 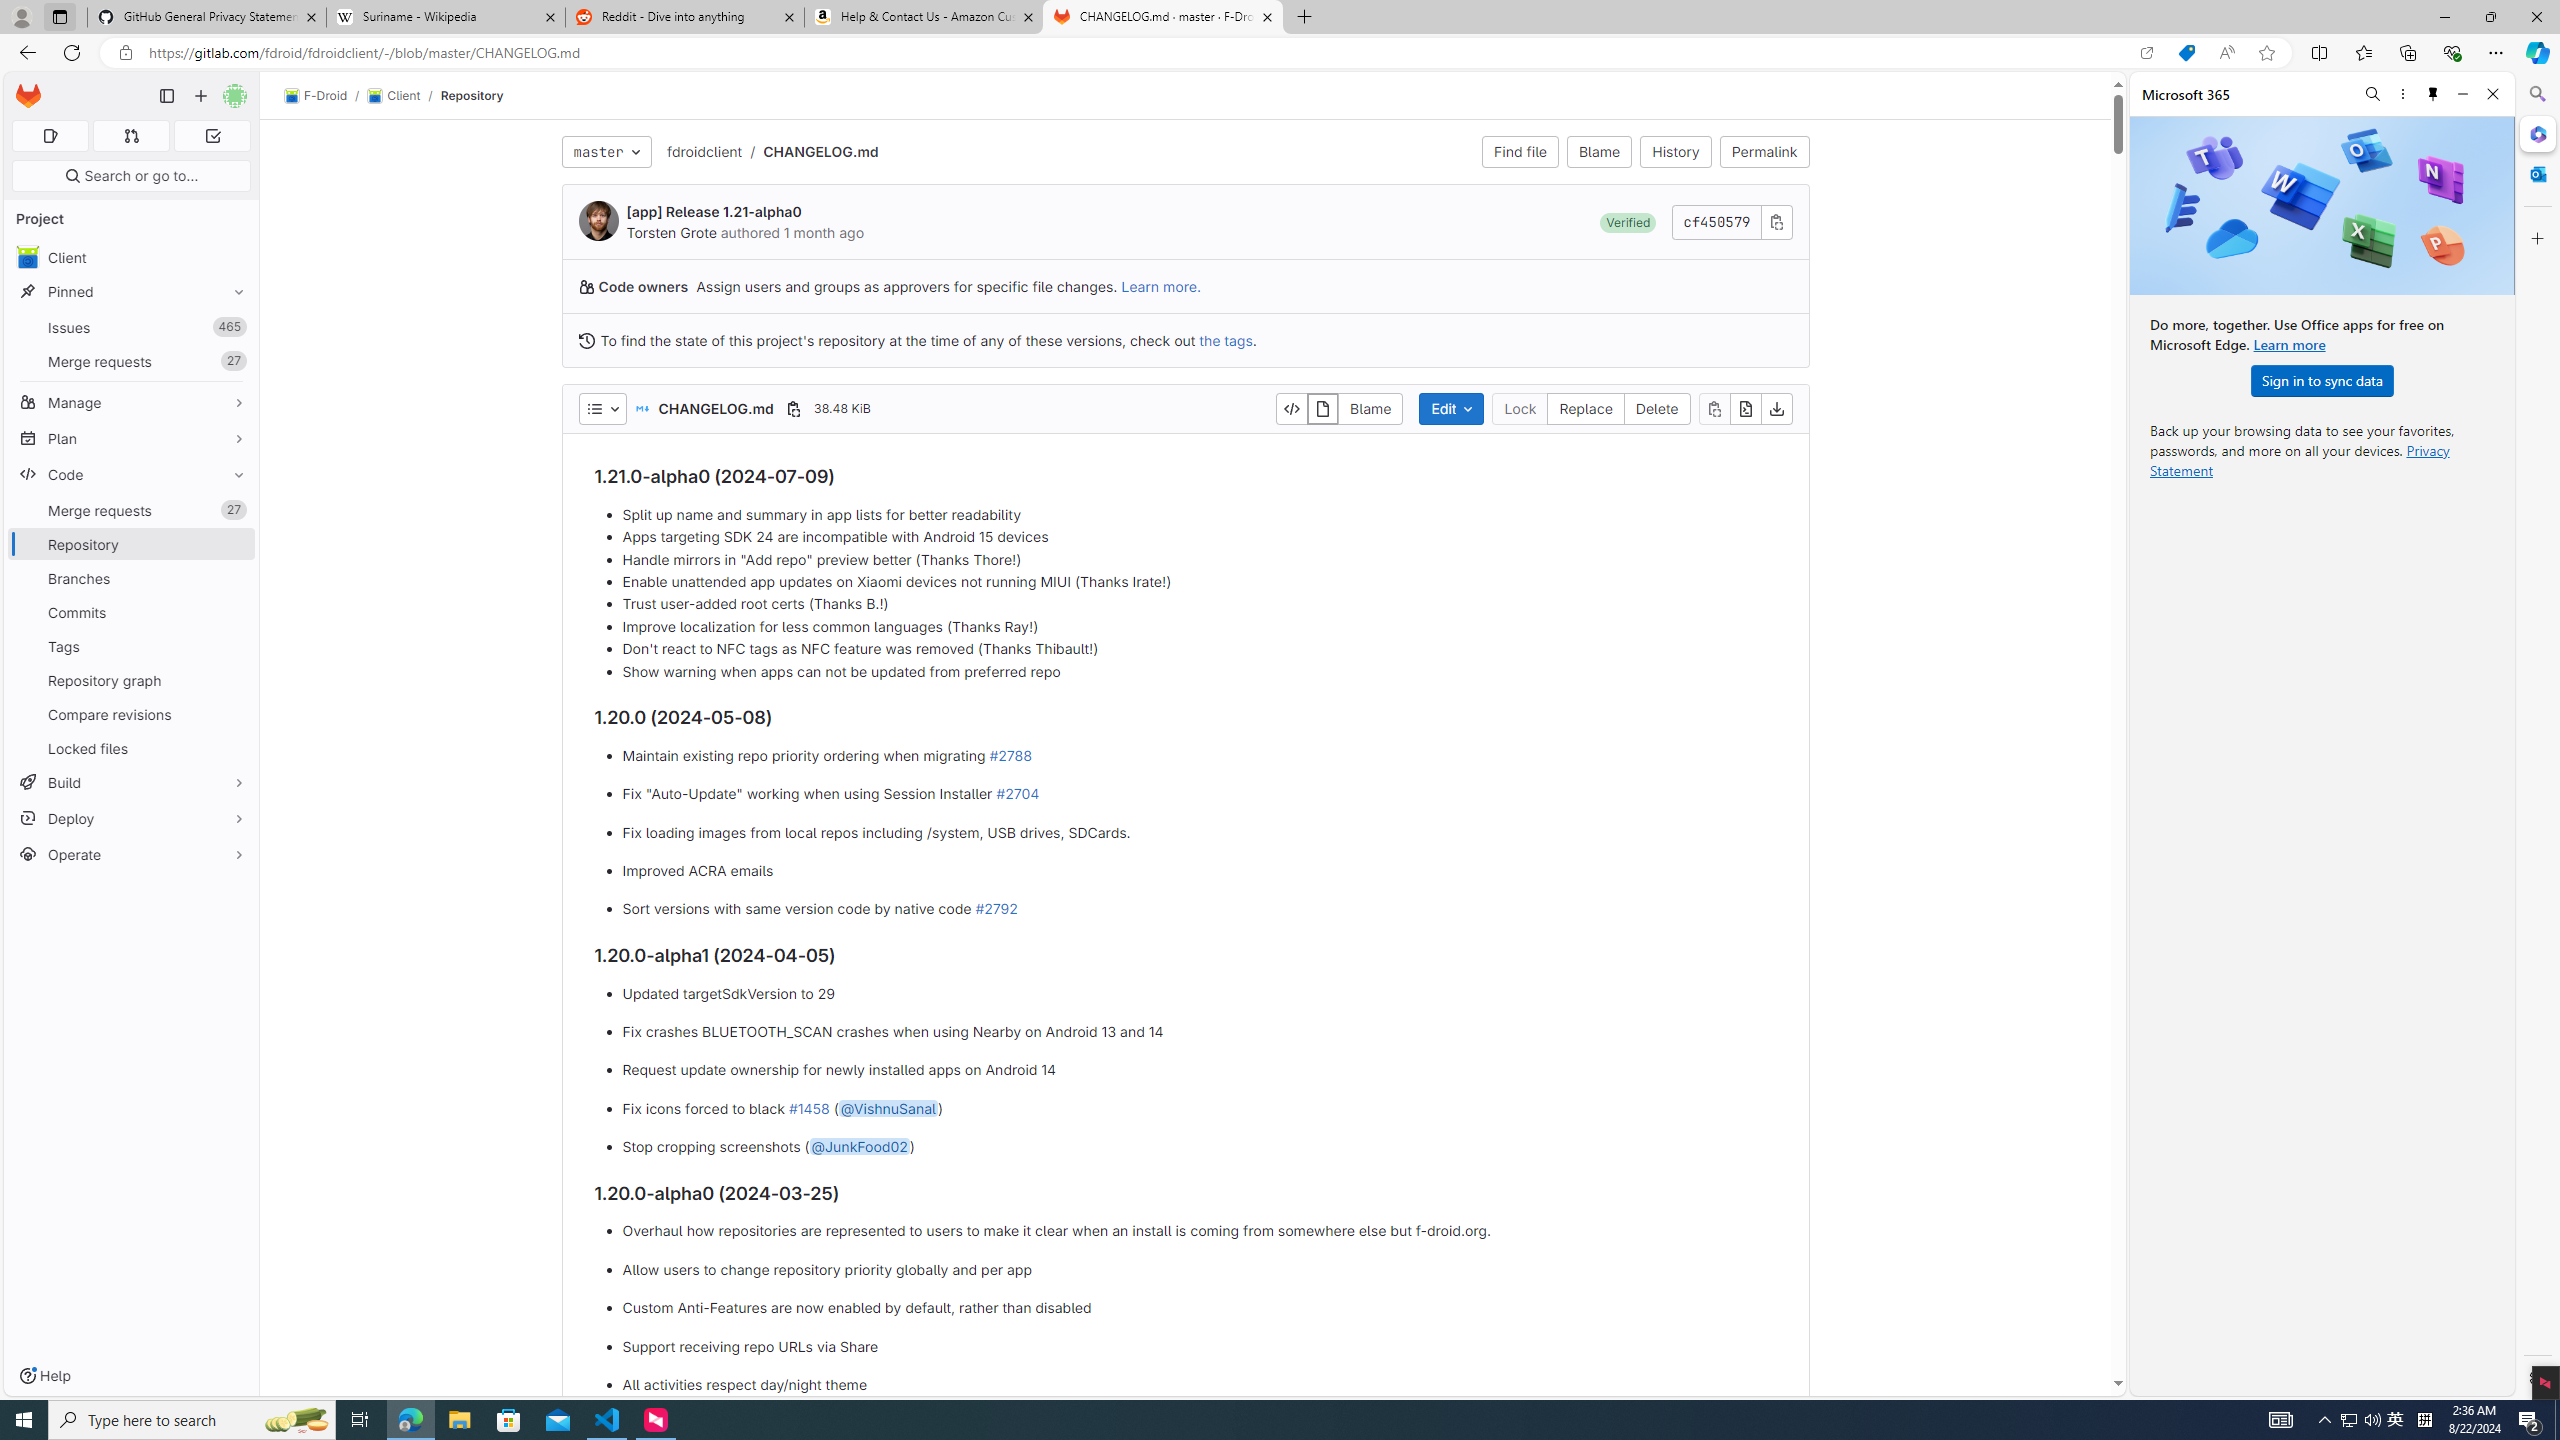 What do you see at coordinates (1451, 407) in the screenshot?
I see `'Edit'` at bounding box center [1451, 407].